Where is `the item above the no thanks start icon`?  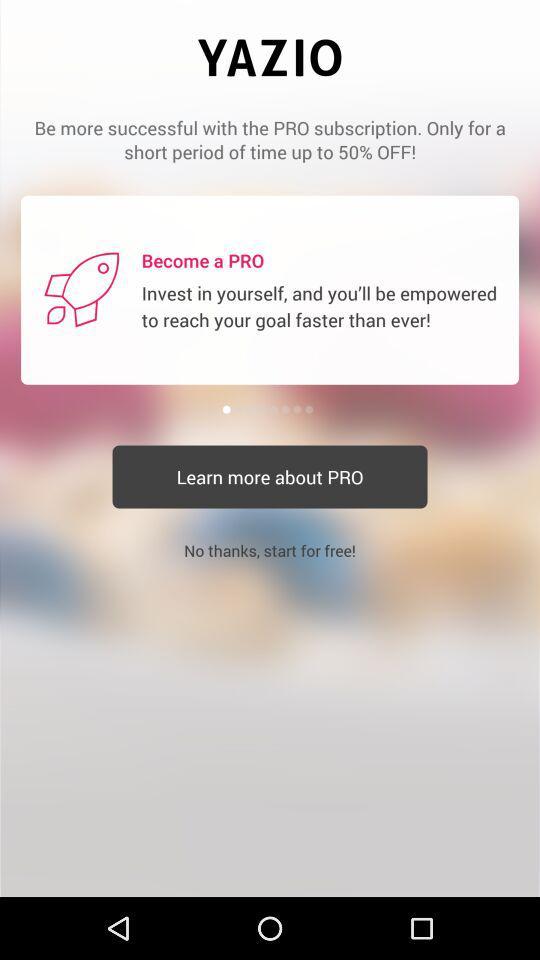 the item above the no thanks start icon is located at coordinates (270, 477).